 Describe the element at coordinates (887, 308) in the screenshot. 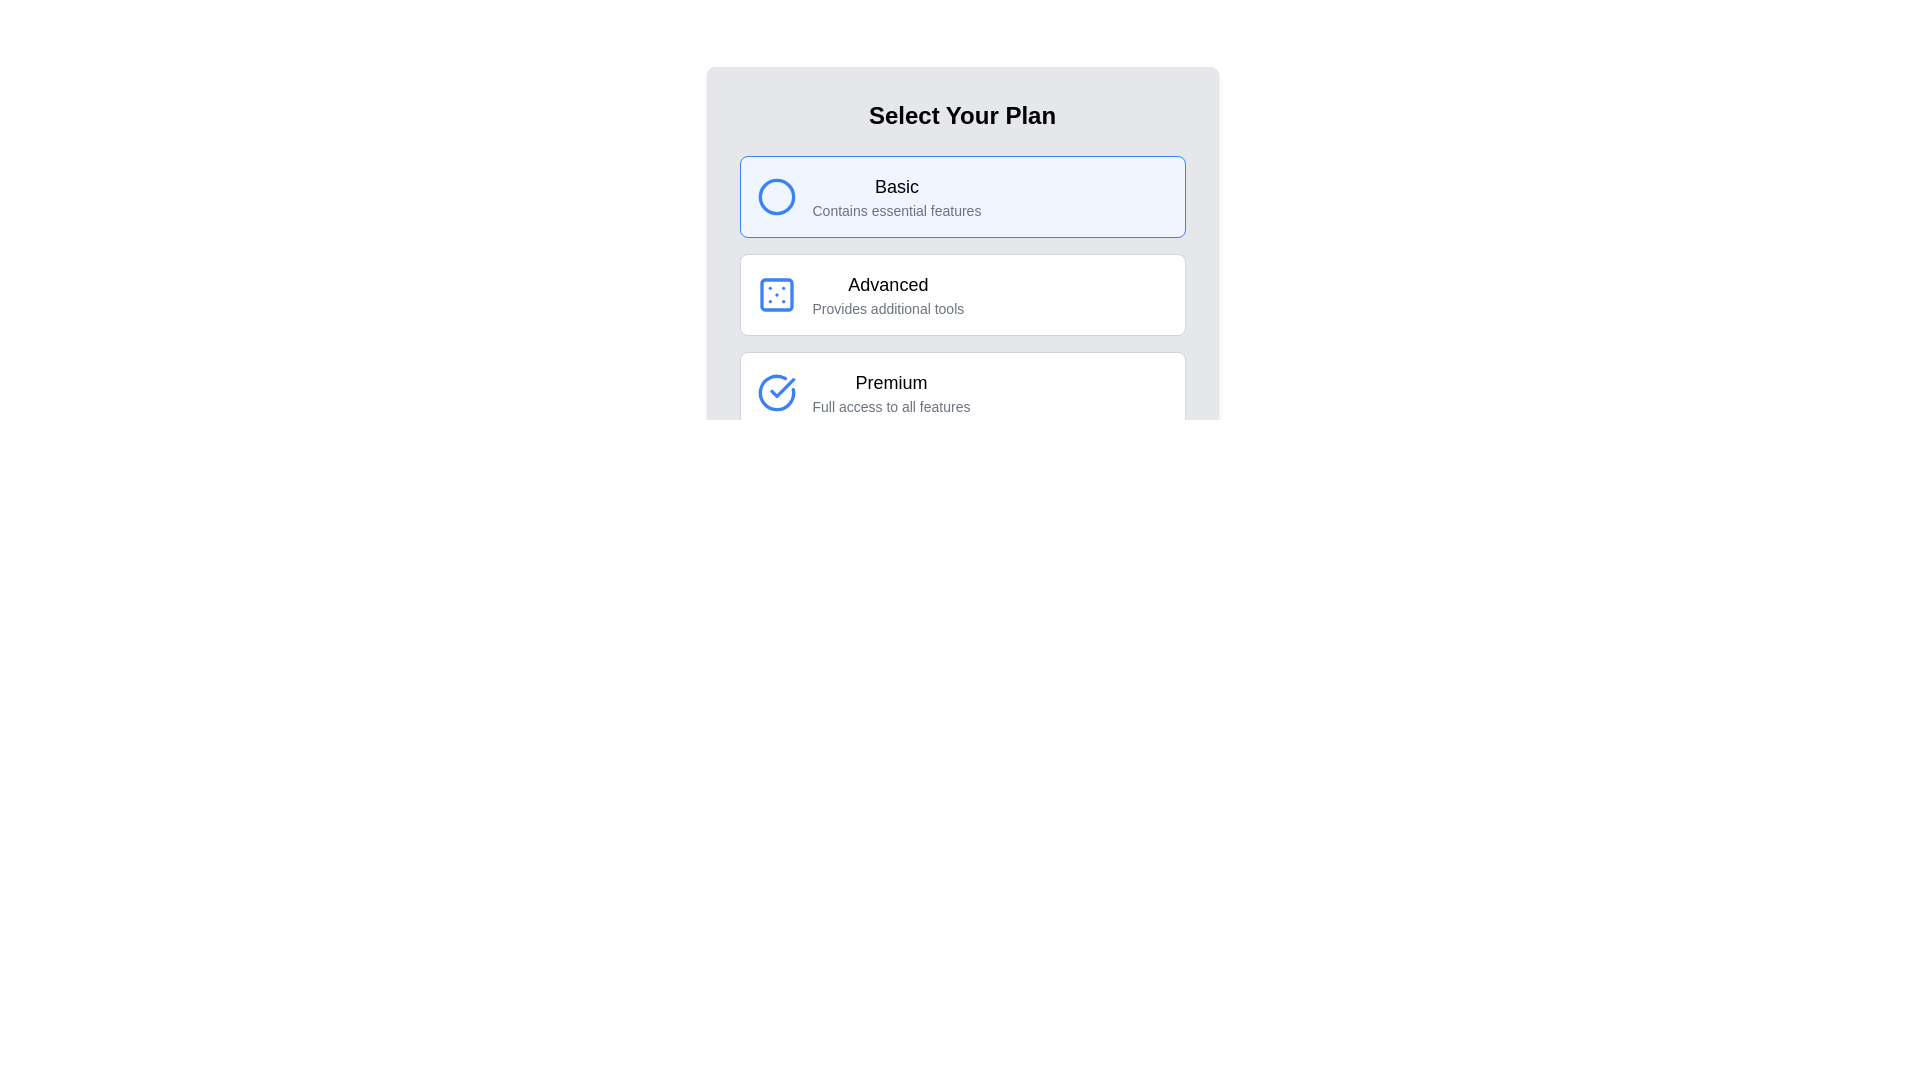

I see `the descriptive text label that provides extra details about the 'Advanced' plan, located under the 'Advanced' label within the selectable option group` at that location.